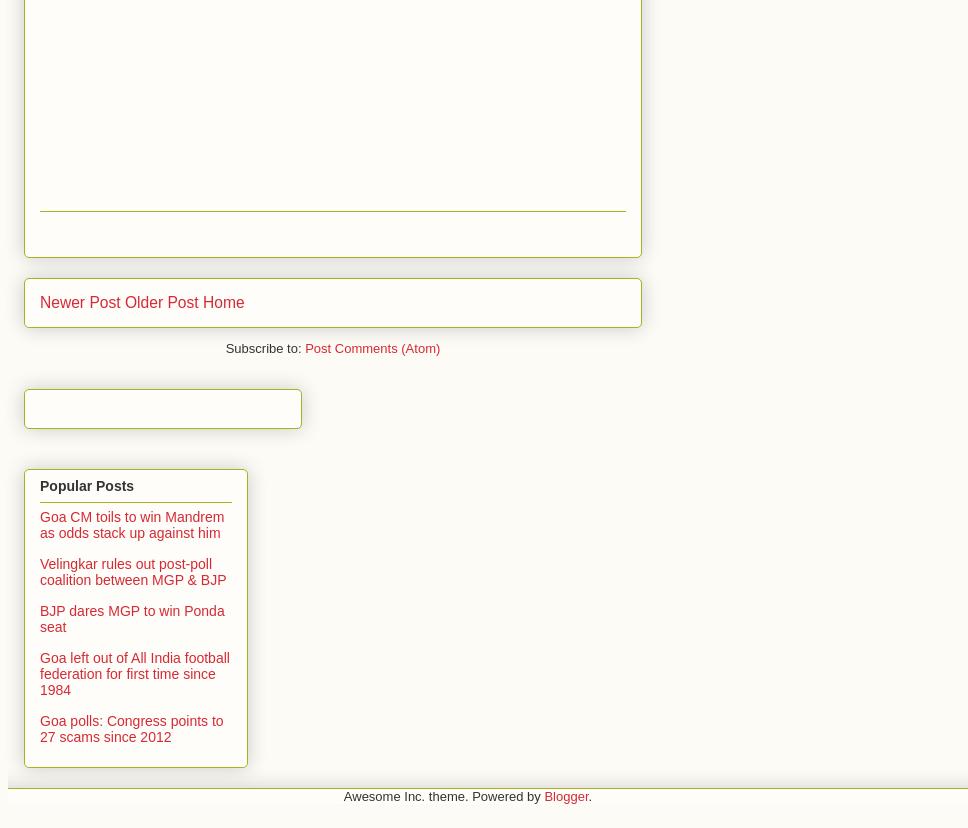 Image resolution: width=968 pixels, height=828 pixels. What do you see at coordinates (202, 301) in the screenshot?
I see `'Home'` at bounding box center [202, 301].